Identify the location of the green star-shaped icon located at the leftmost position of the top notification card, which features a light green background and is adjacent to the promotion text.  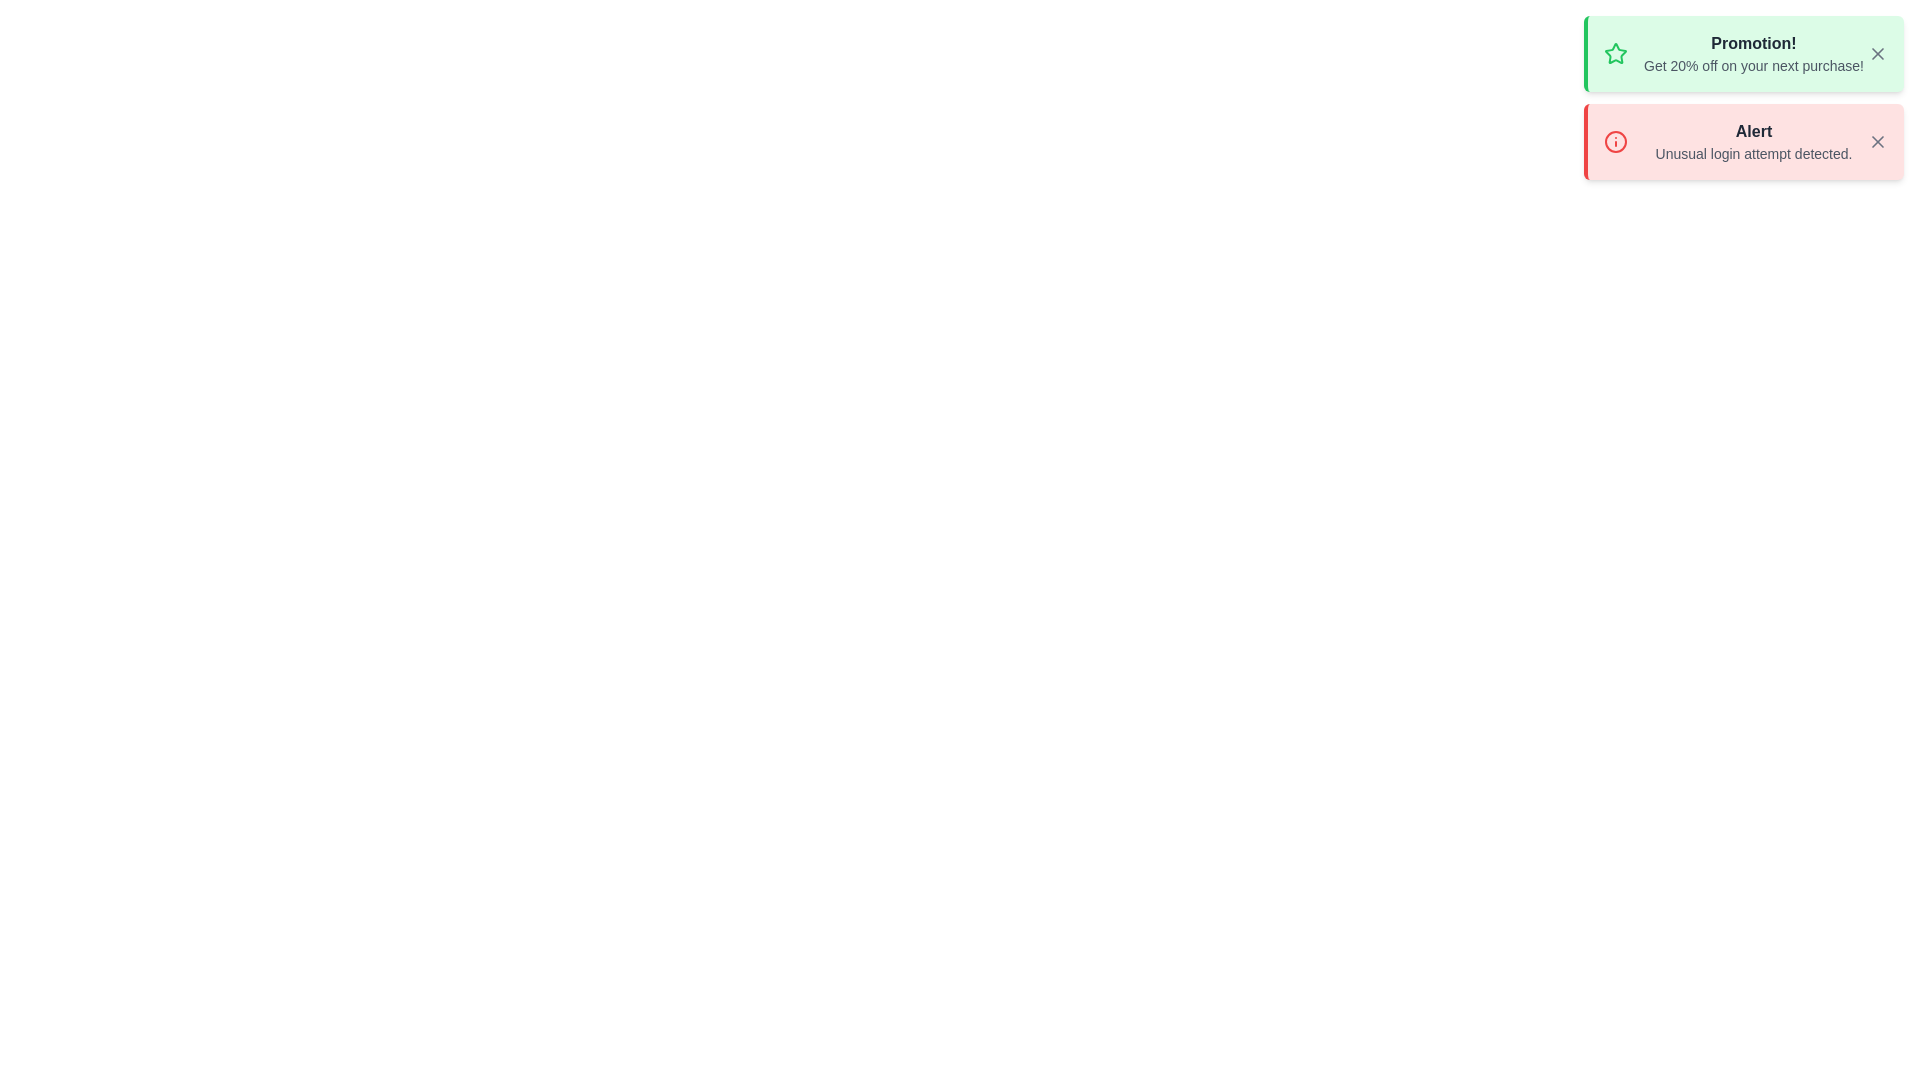
(1616, 53).